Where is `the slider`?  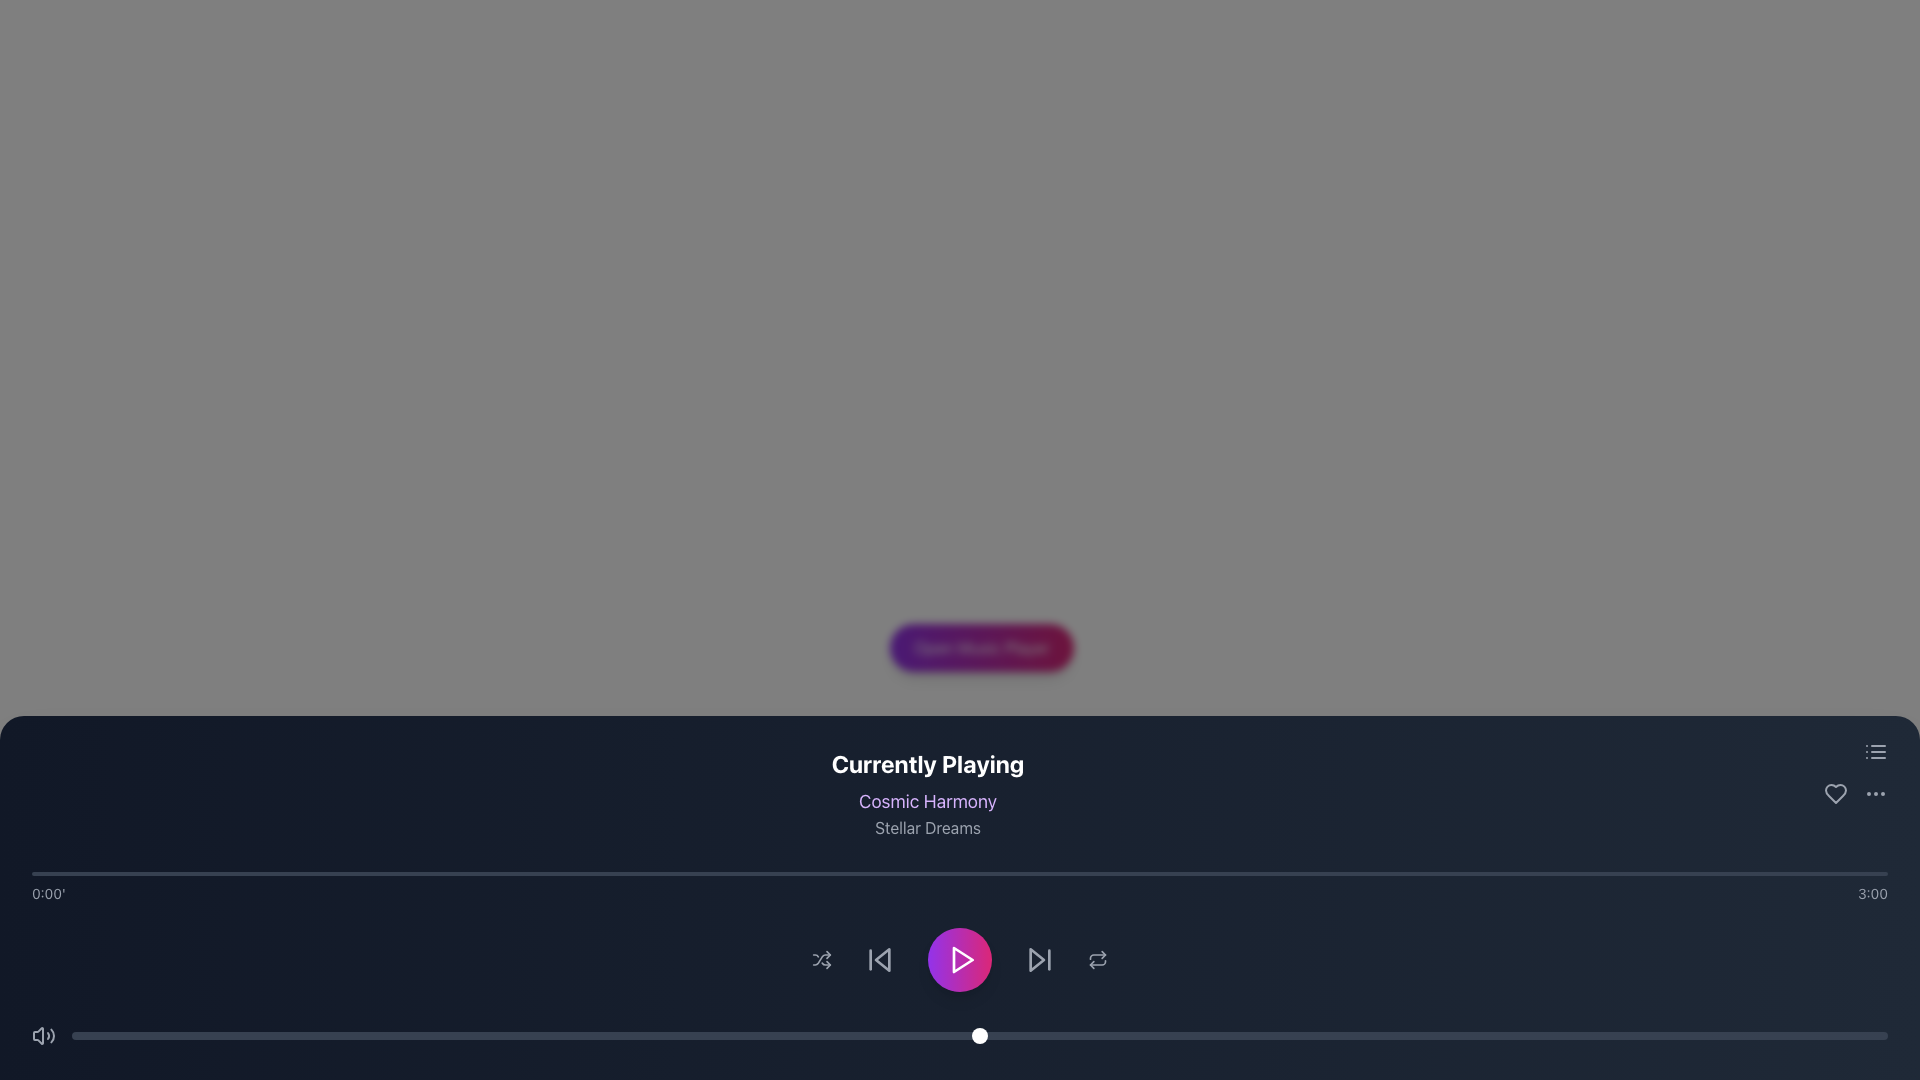 the slider is located at coordinates (998, 1035).